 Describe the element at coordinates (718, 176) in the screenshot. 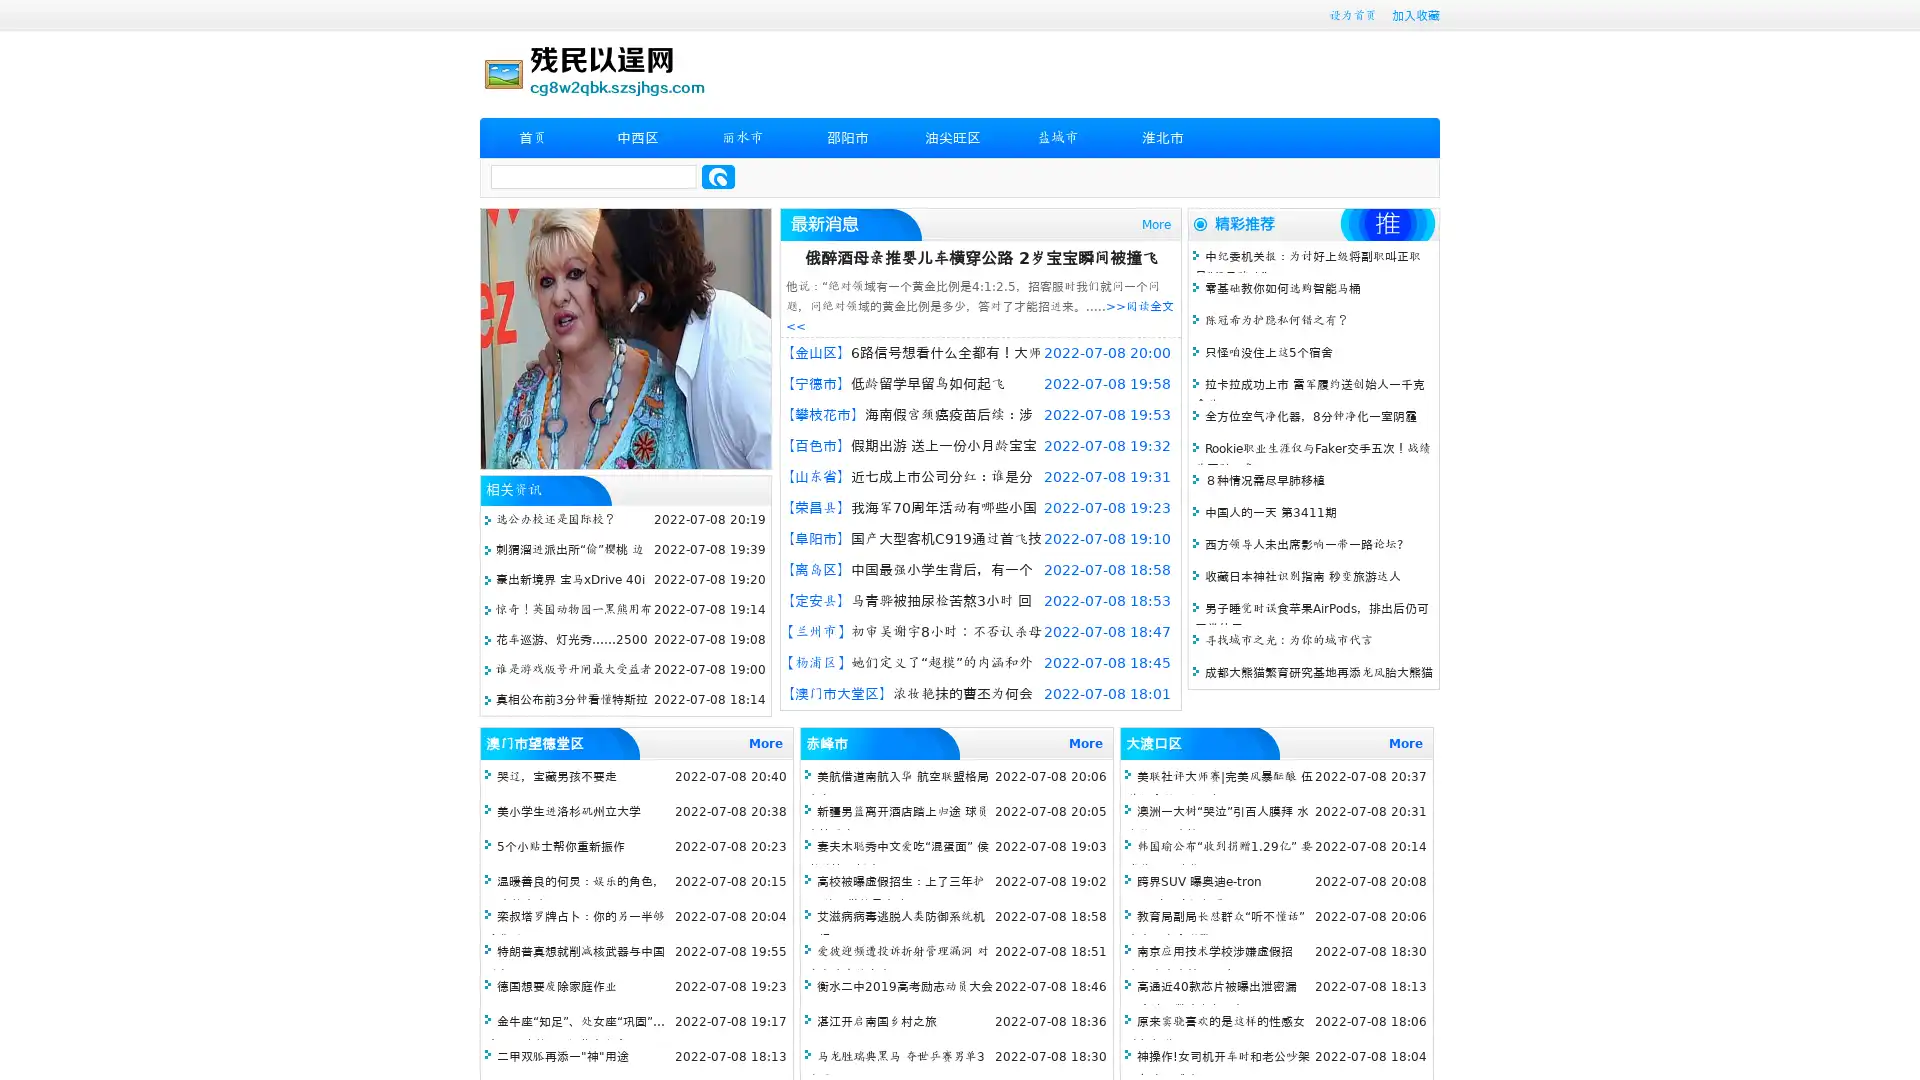

I see `Search` at that location.